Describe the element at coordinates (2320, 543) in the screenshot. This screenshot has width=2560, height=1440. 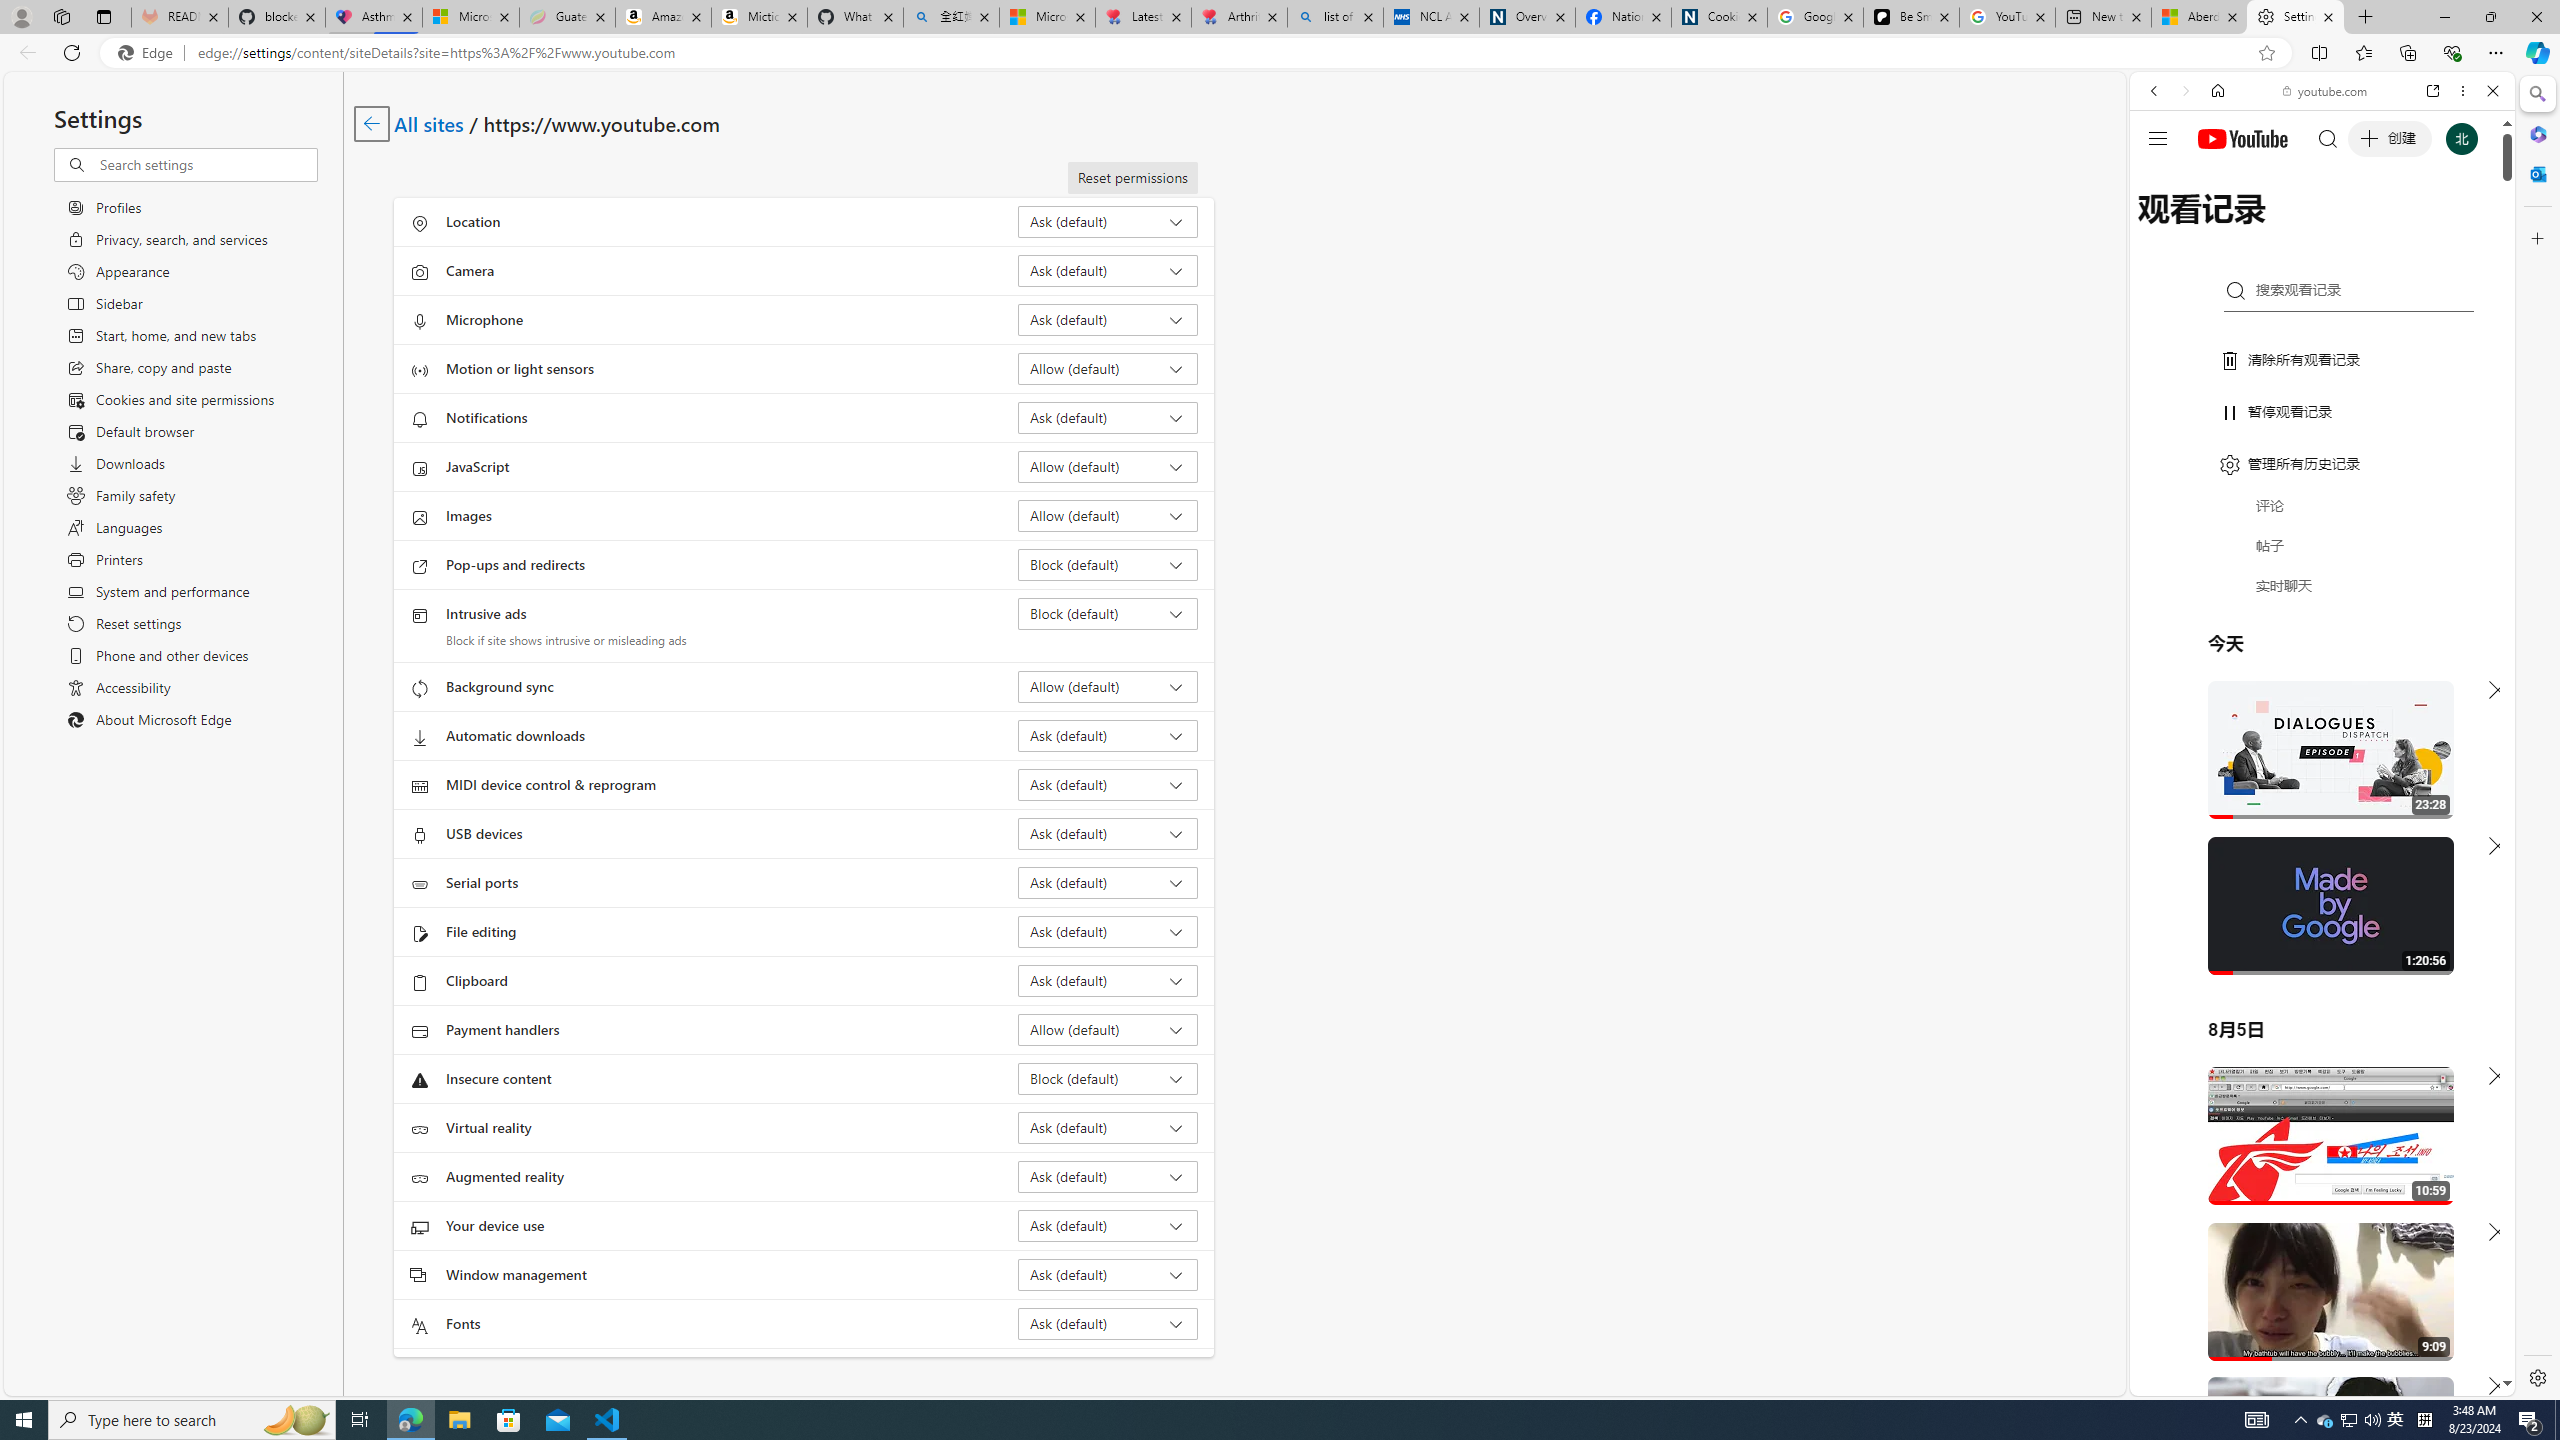
I see `'Music'` at that location.